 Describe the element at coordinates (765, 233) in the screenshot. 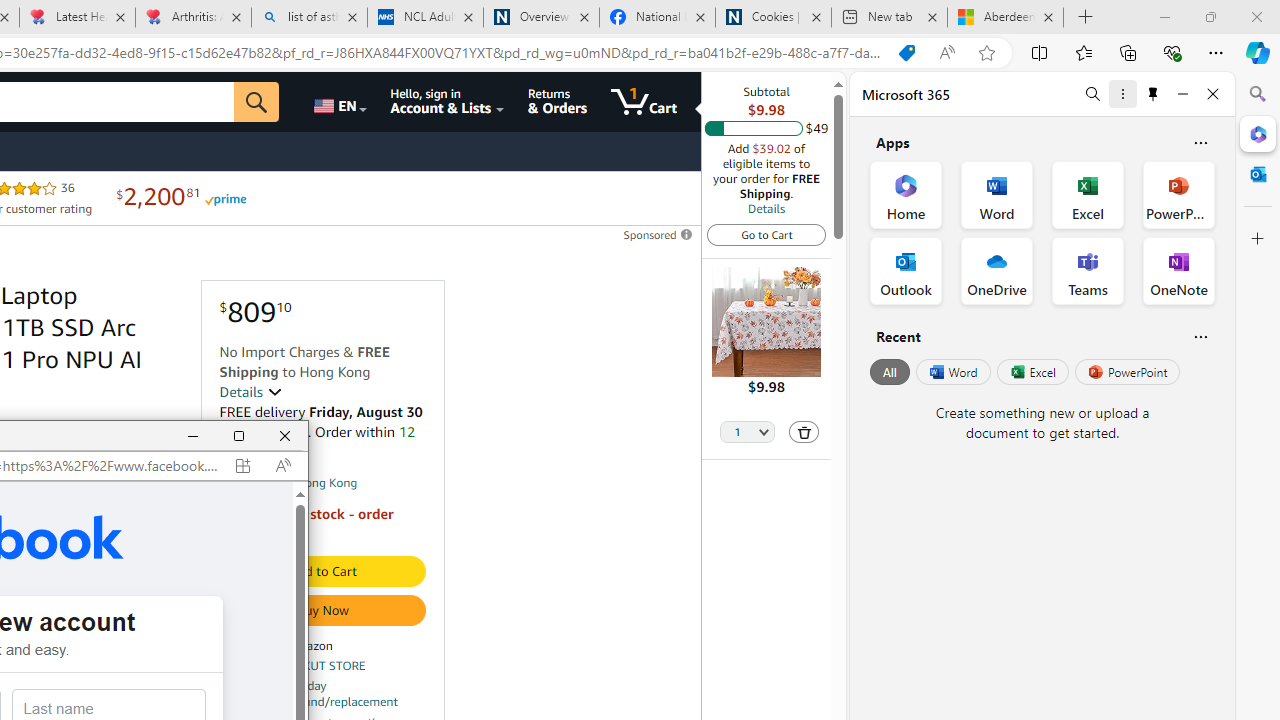

I see `'Go to Cart'` at that location.